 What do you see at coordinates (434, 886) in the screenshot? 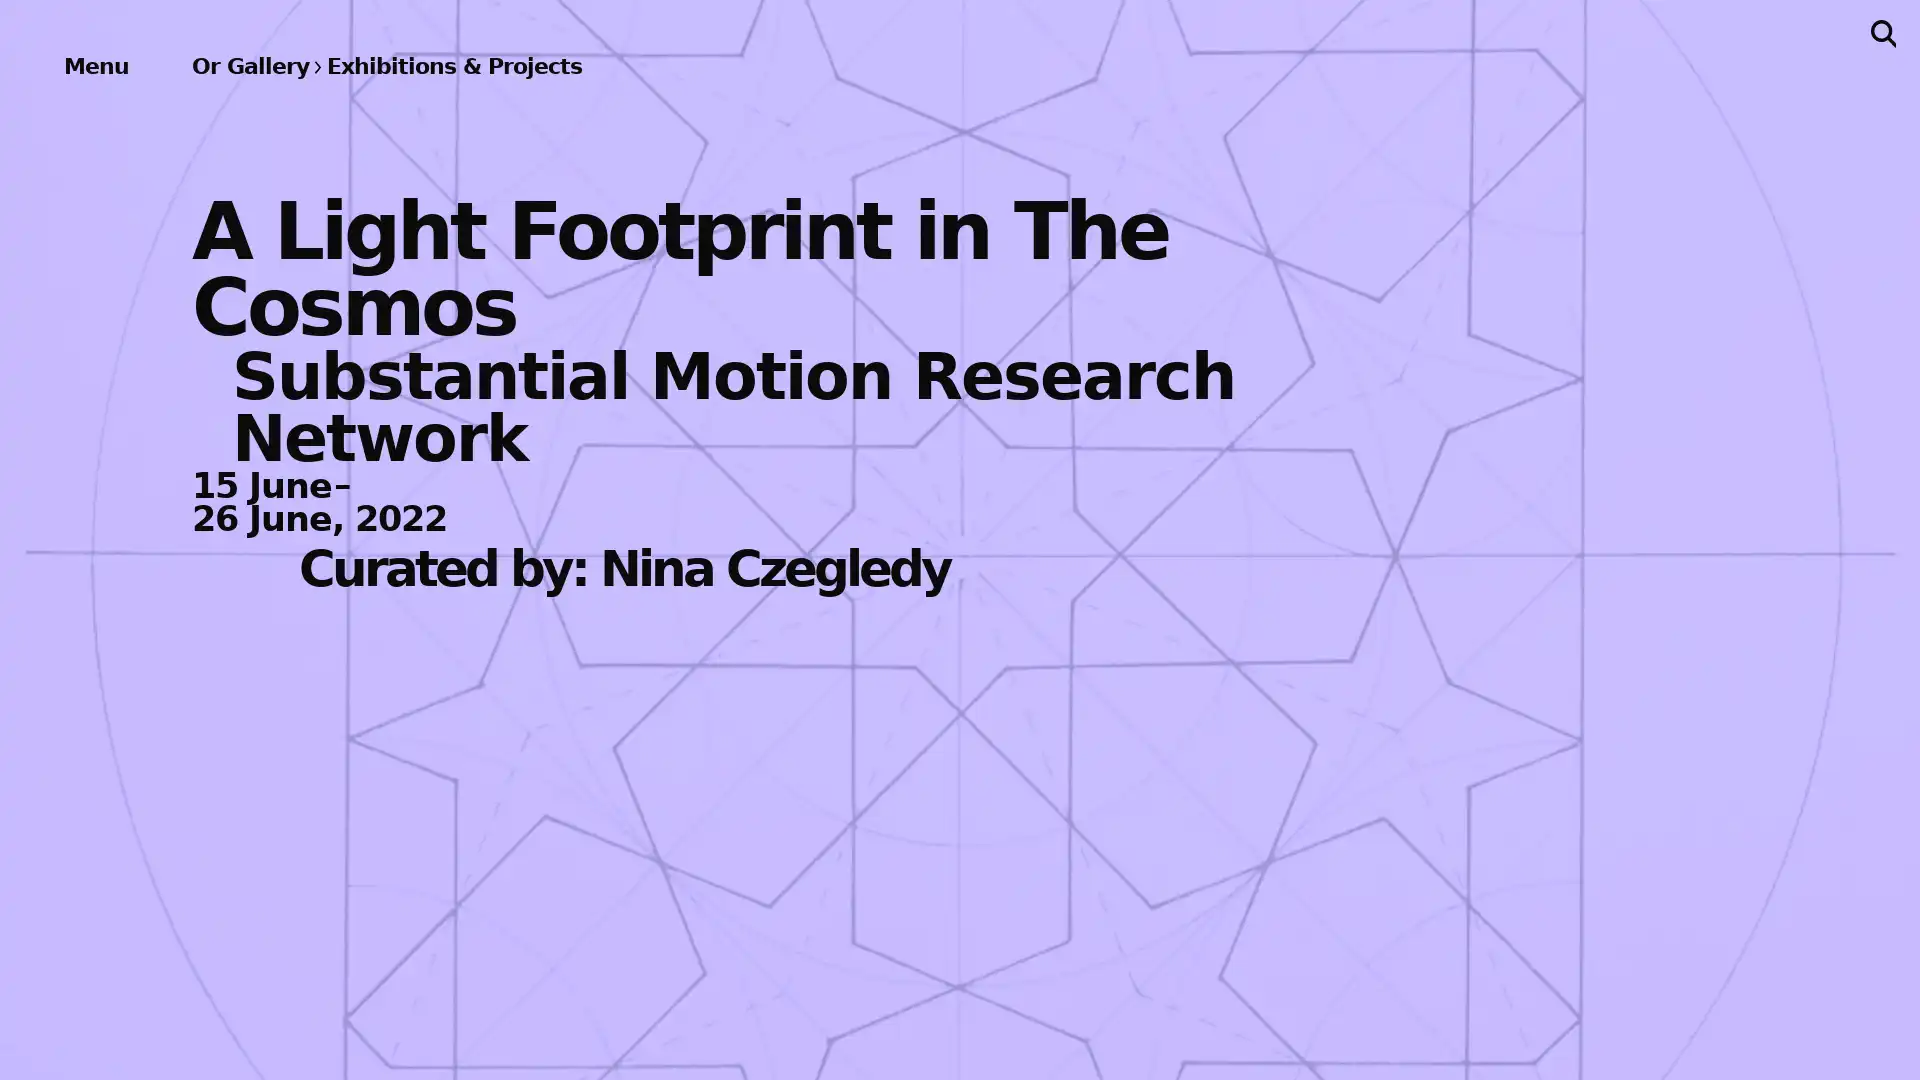
I see `Support` at bounding box center [434, 886].